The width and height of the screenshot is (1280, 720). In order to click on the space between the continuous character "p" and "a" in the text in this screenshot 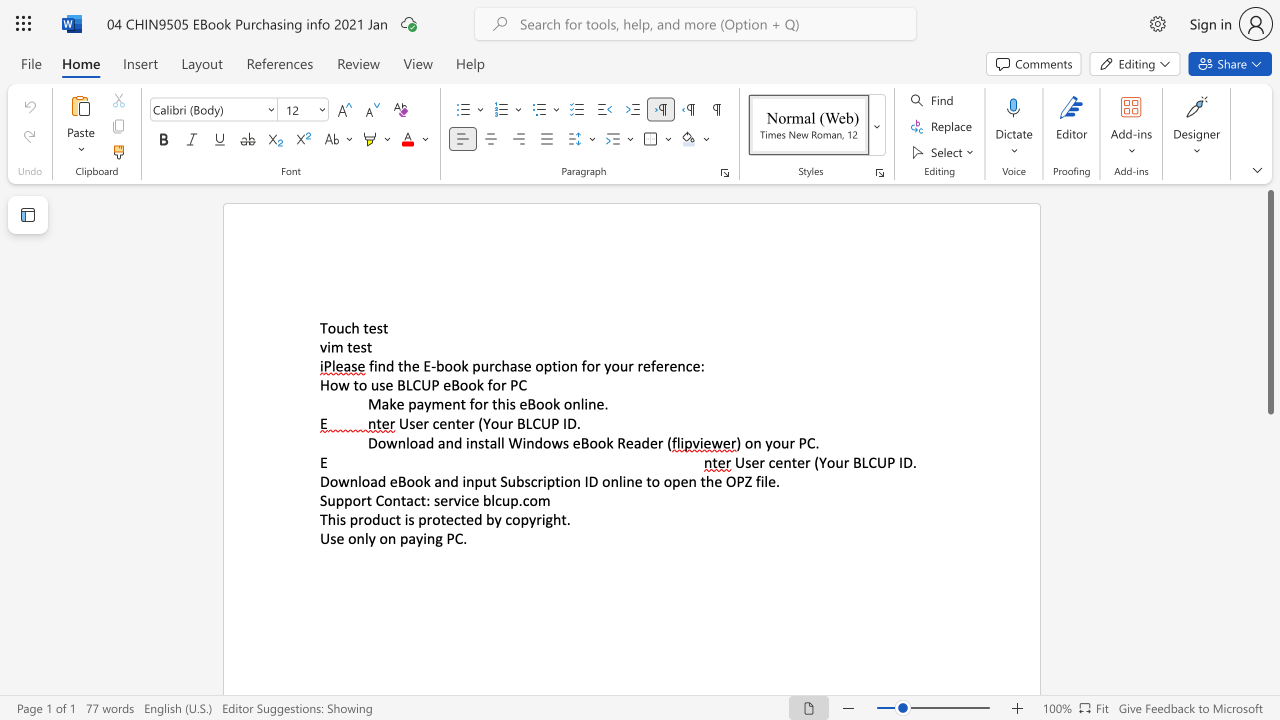, I will do `click(415, 404)`.